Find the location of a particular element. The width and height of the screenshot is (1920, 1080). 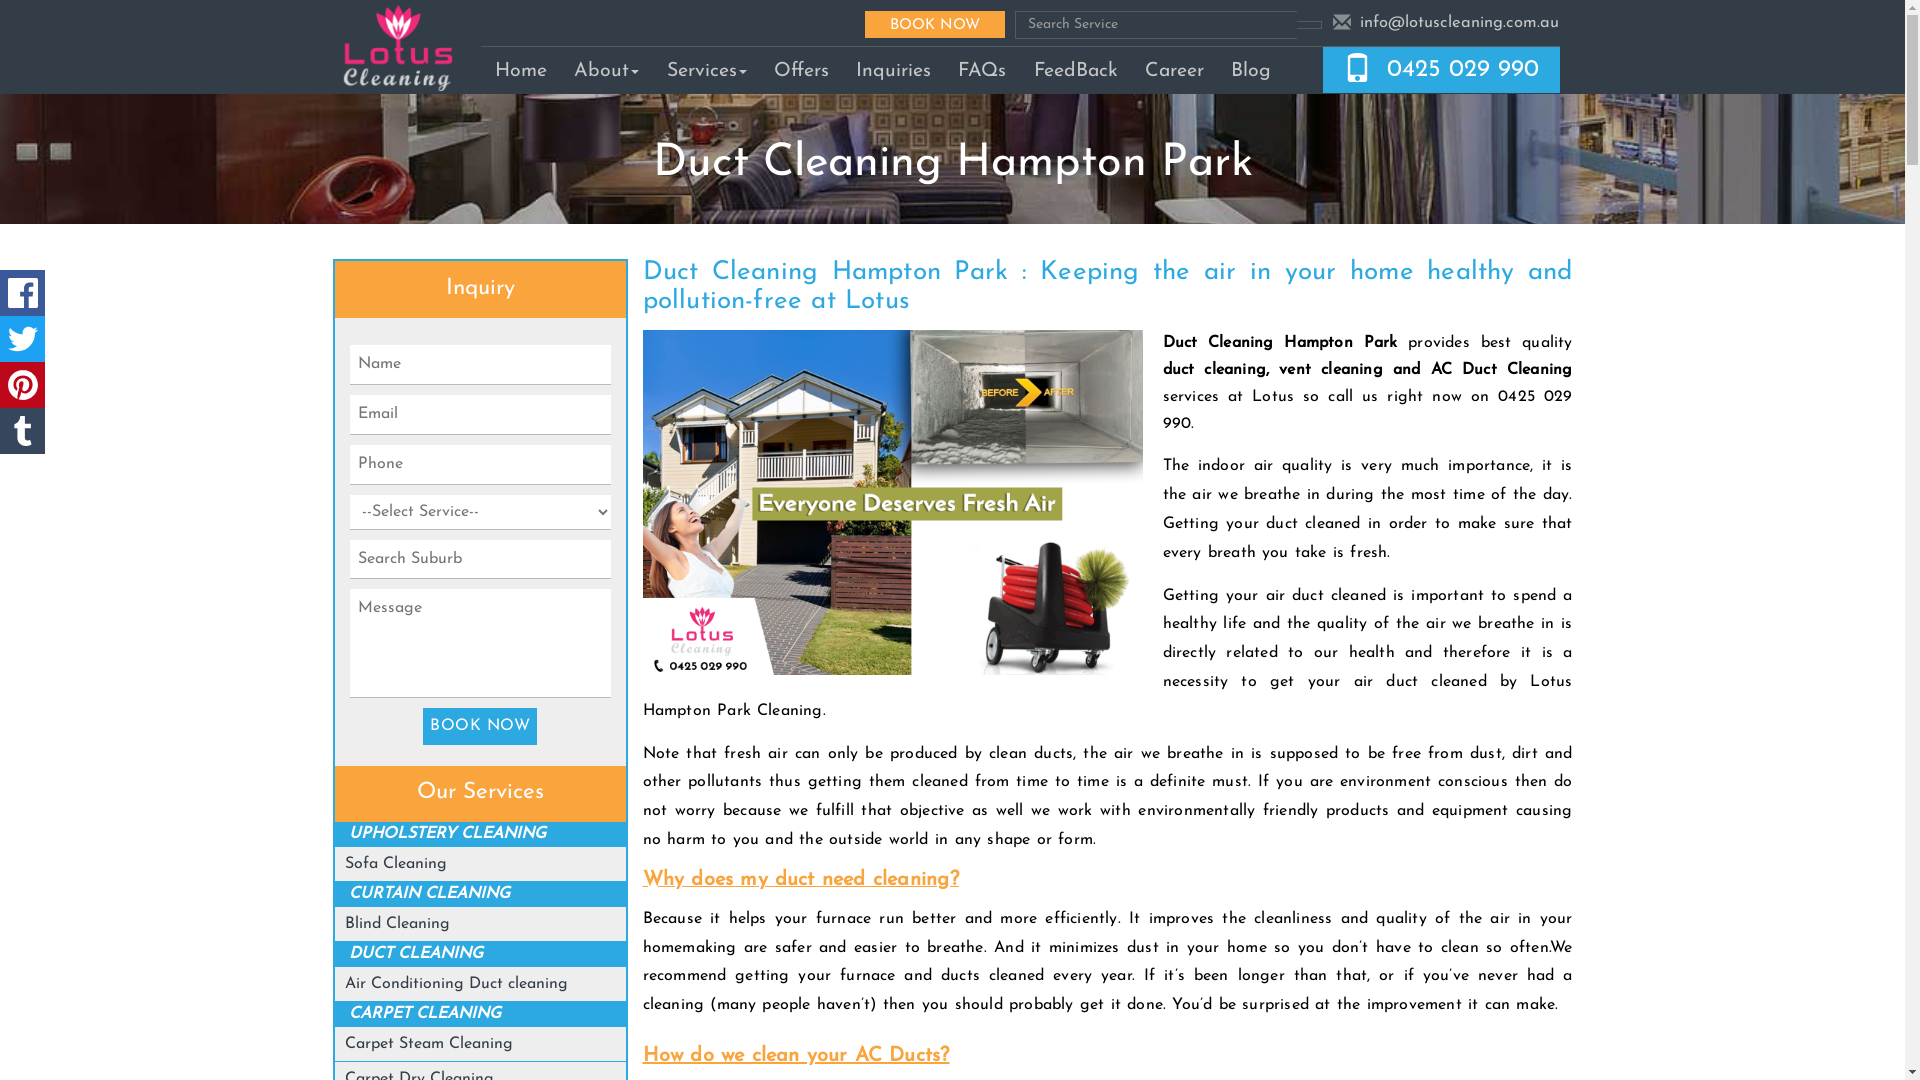

'0425 029 990' is located at coordinates (1463, 68).